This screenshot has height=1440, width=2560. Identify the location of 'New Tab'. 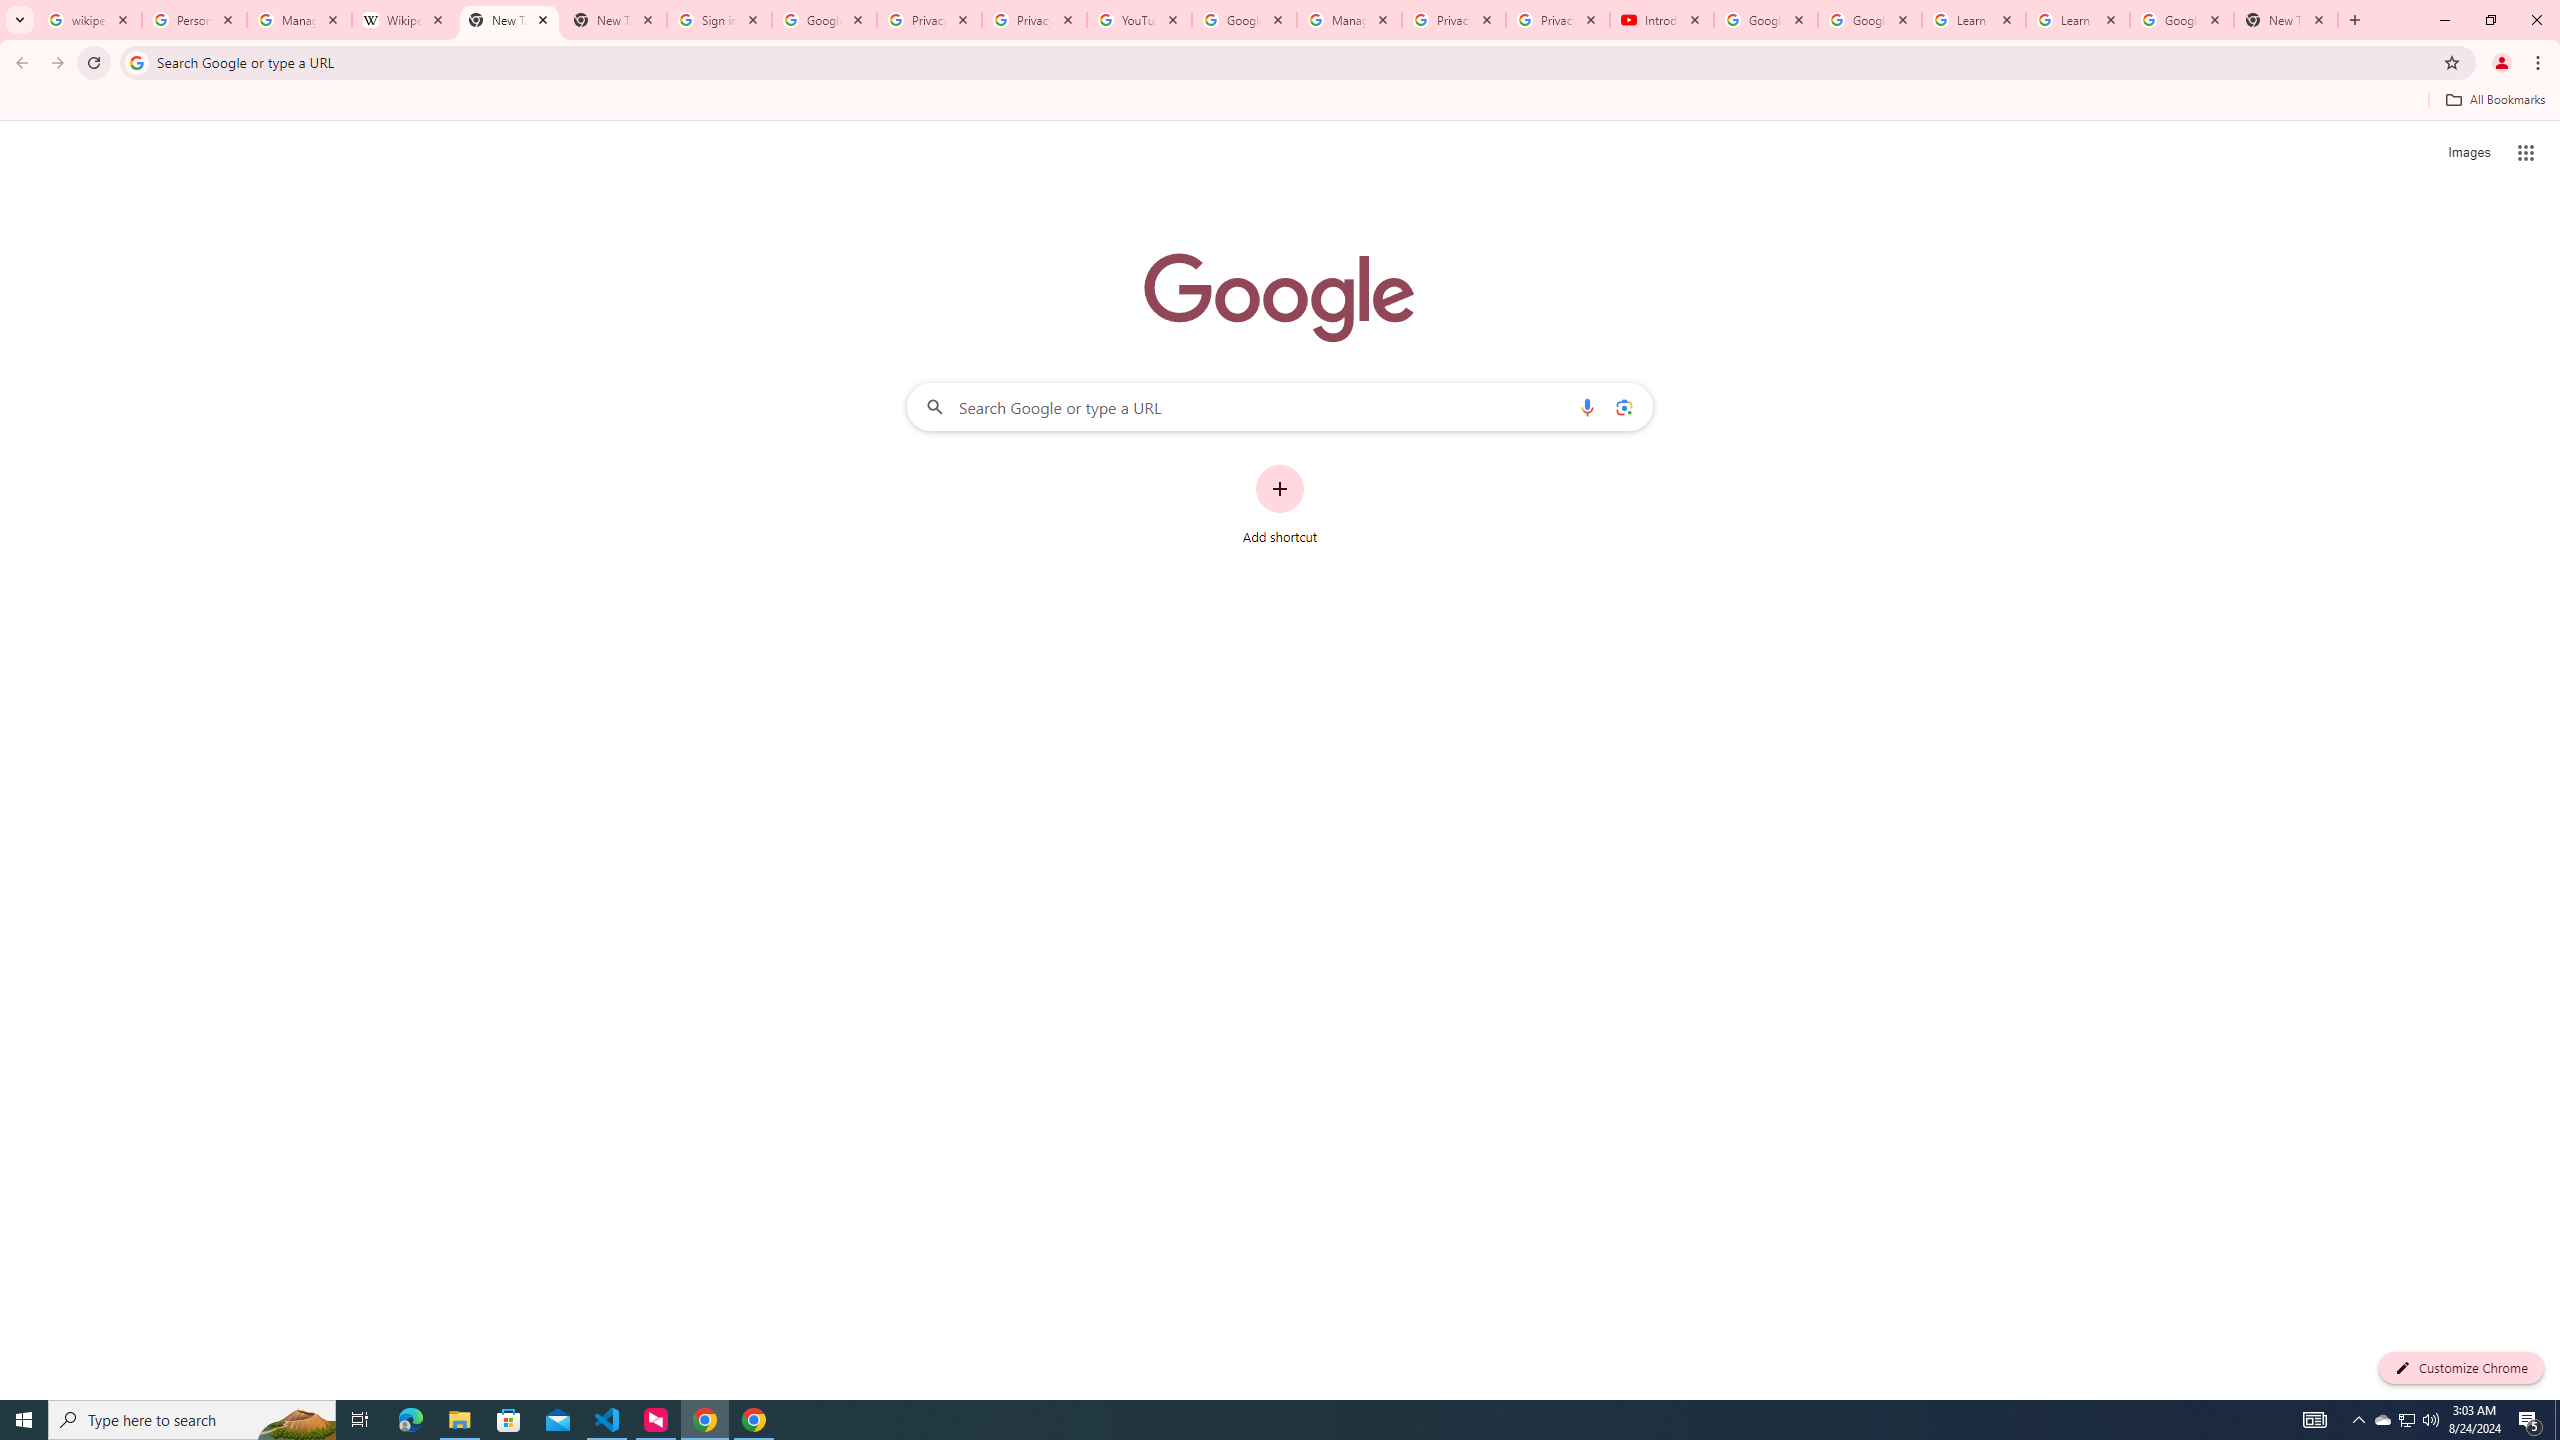
(2286, 19).